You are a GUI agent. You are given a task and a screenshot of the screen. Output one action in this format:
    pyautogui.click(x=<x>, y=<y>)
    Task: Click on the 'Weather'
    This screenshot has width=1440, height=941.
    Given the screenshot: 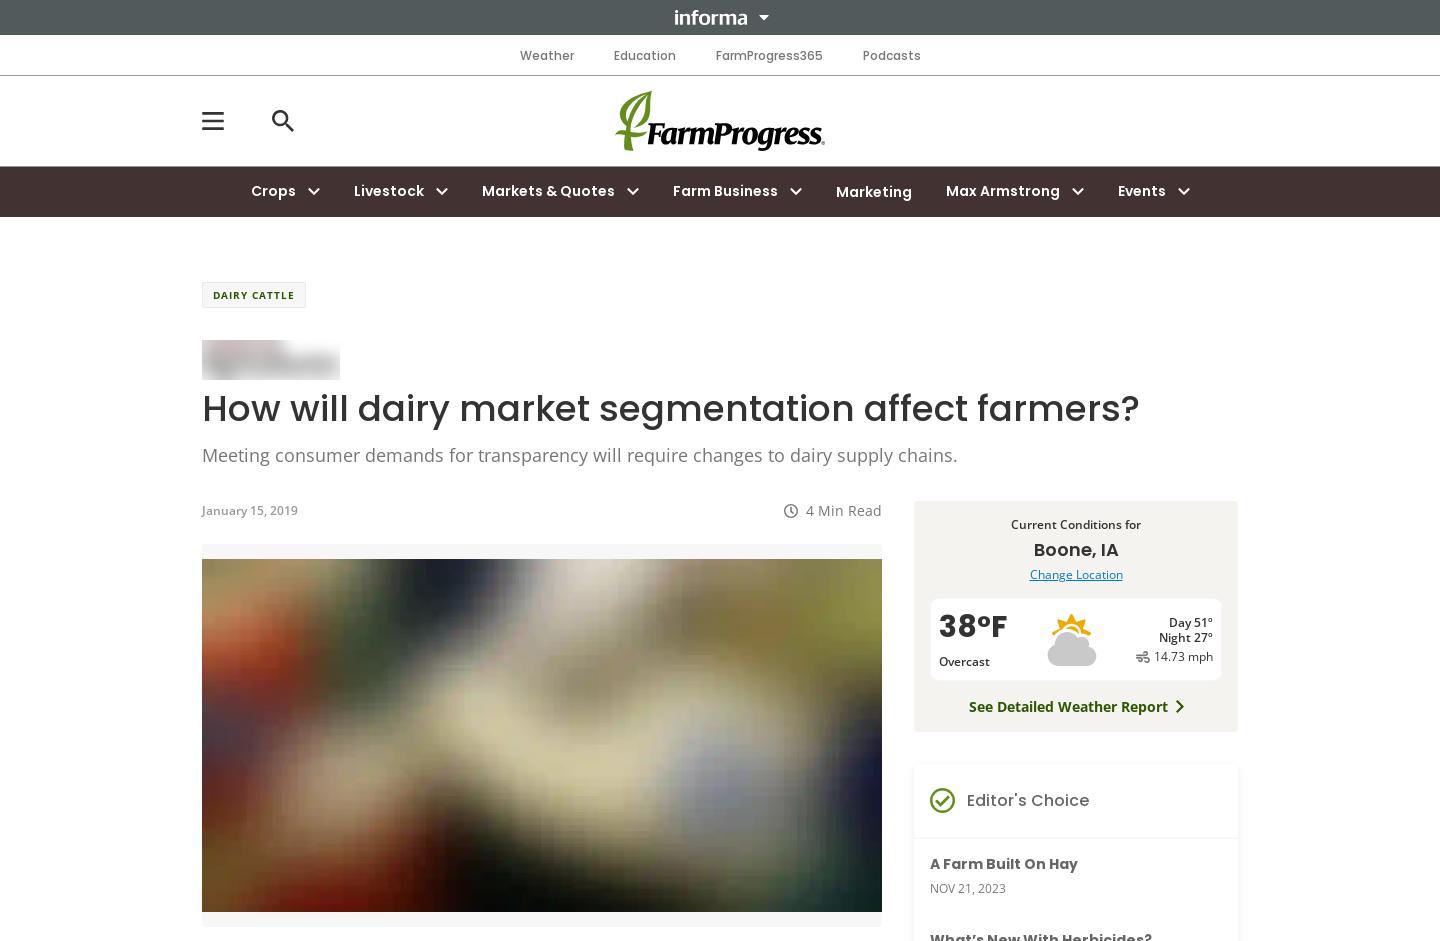 What is the action you would take?
    pyautogui.click(x=546, y=54)
    